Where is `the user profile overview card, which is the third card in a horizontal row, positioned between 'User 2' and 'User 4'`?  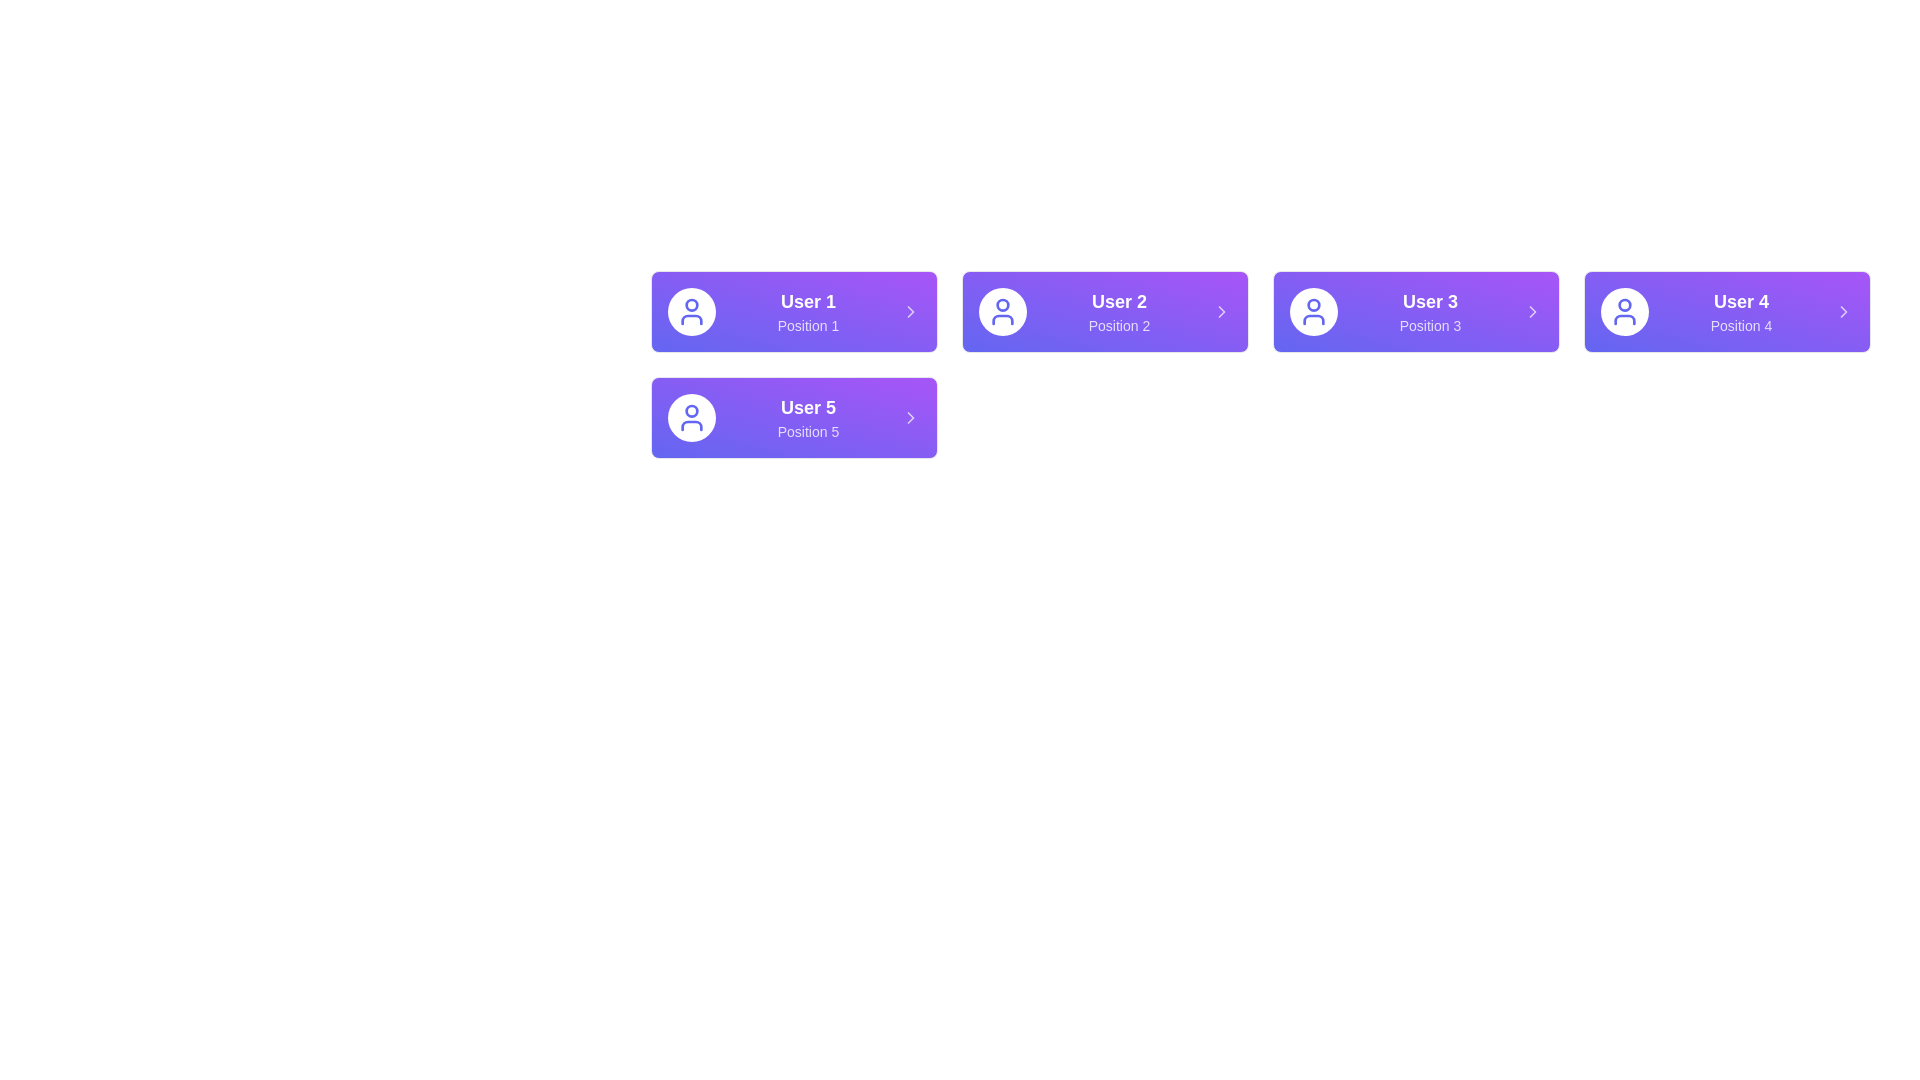 the user profile overview card, which is the third card in a horizontal row, positioned between 'User 2' and 'User 4' is located at coordinates (1415, 312).